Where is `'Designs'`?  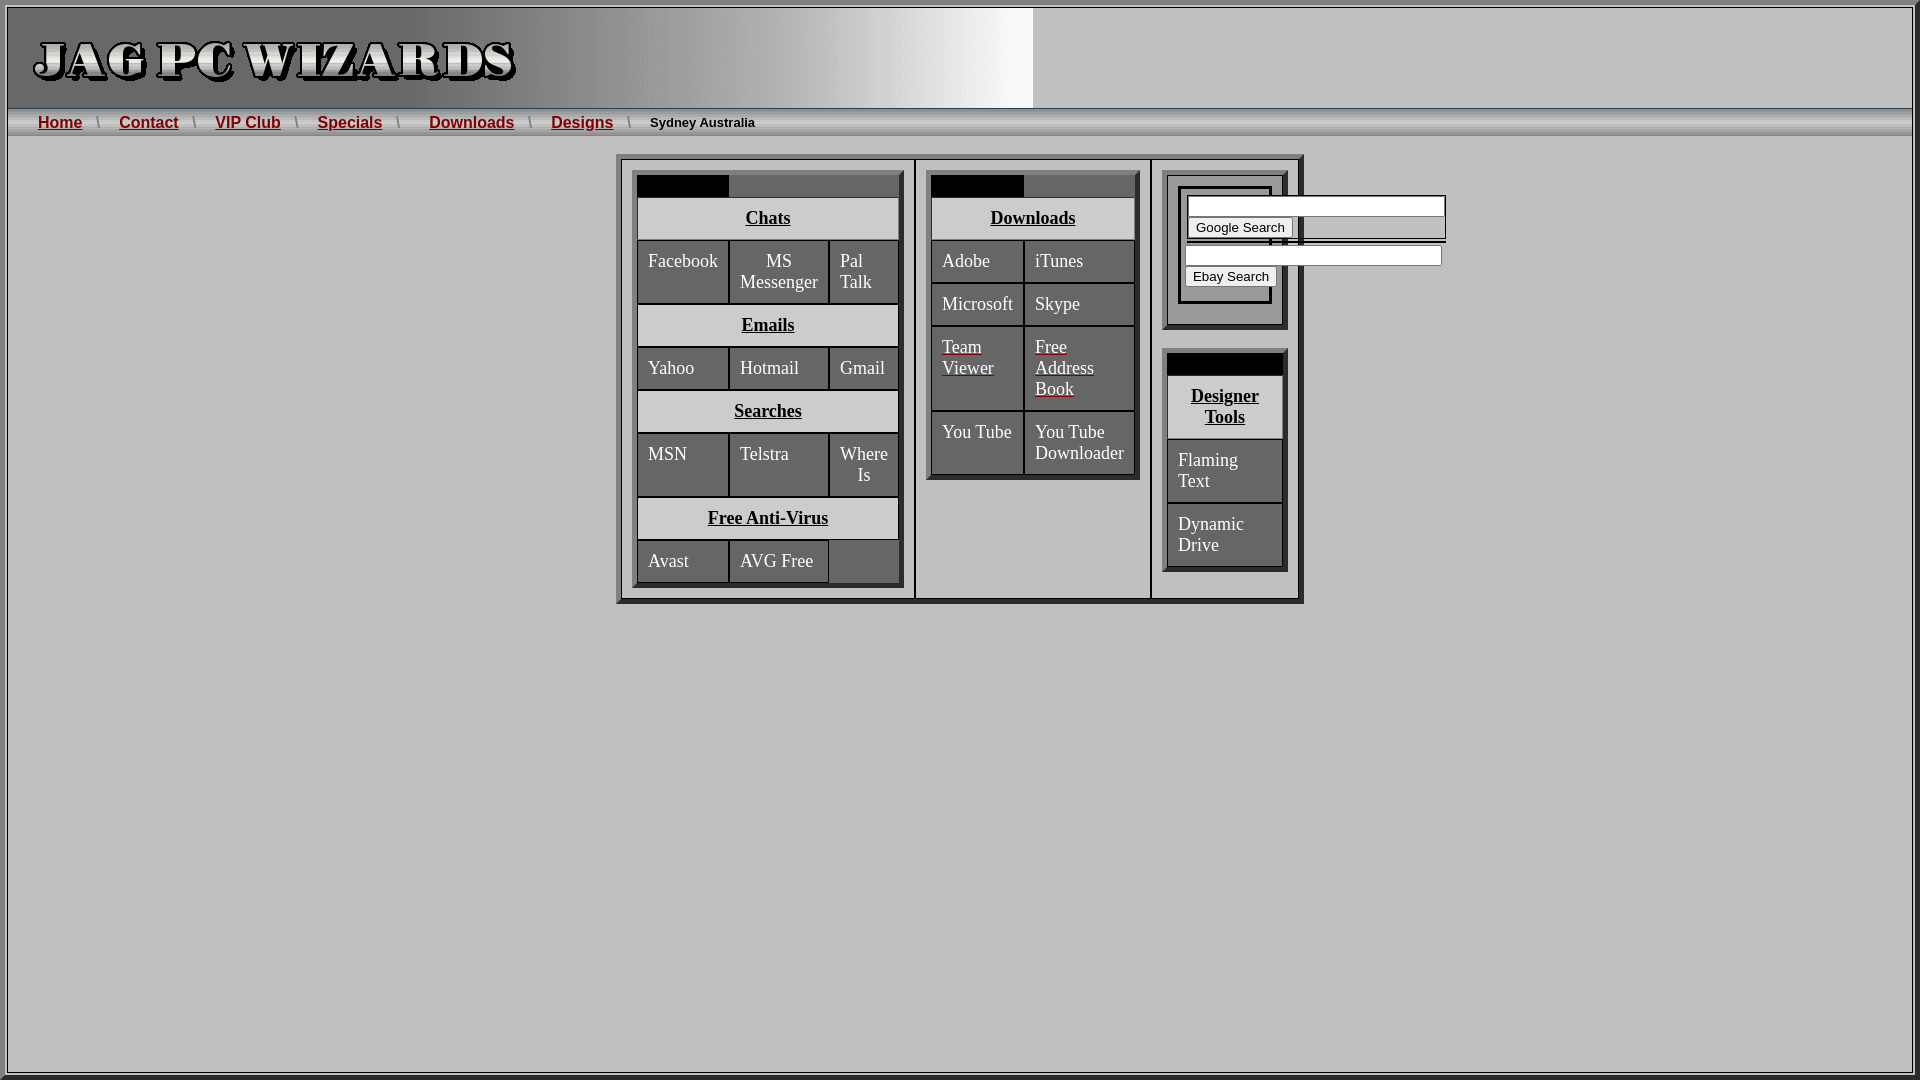 'Designs' is located at coordinates (580, 122).